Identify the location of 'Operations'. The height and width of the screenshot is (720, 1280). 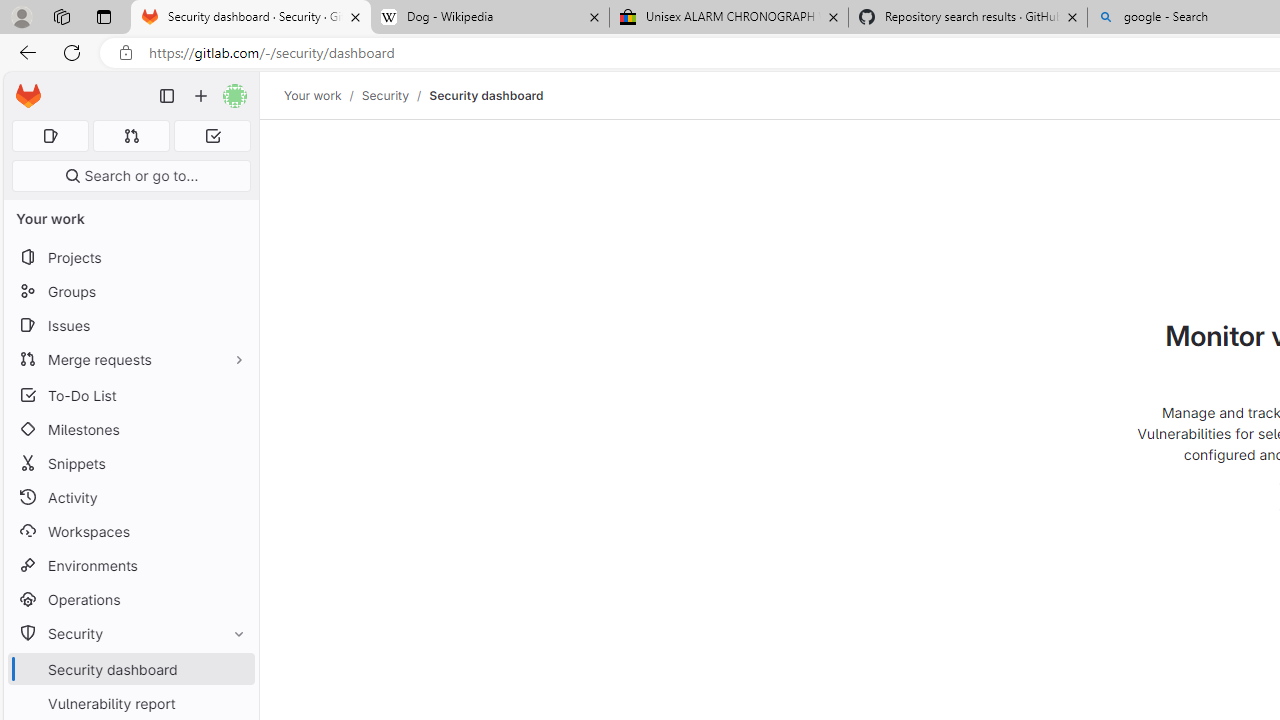
(130, 598).